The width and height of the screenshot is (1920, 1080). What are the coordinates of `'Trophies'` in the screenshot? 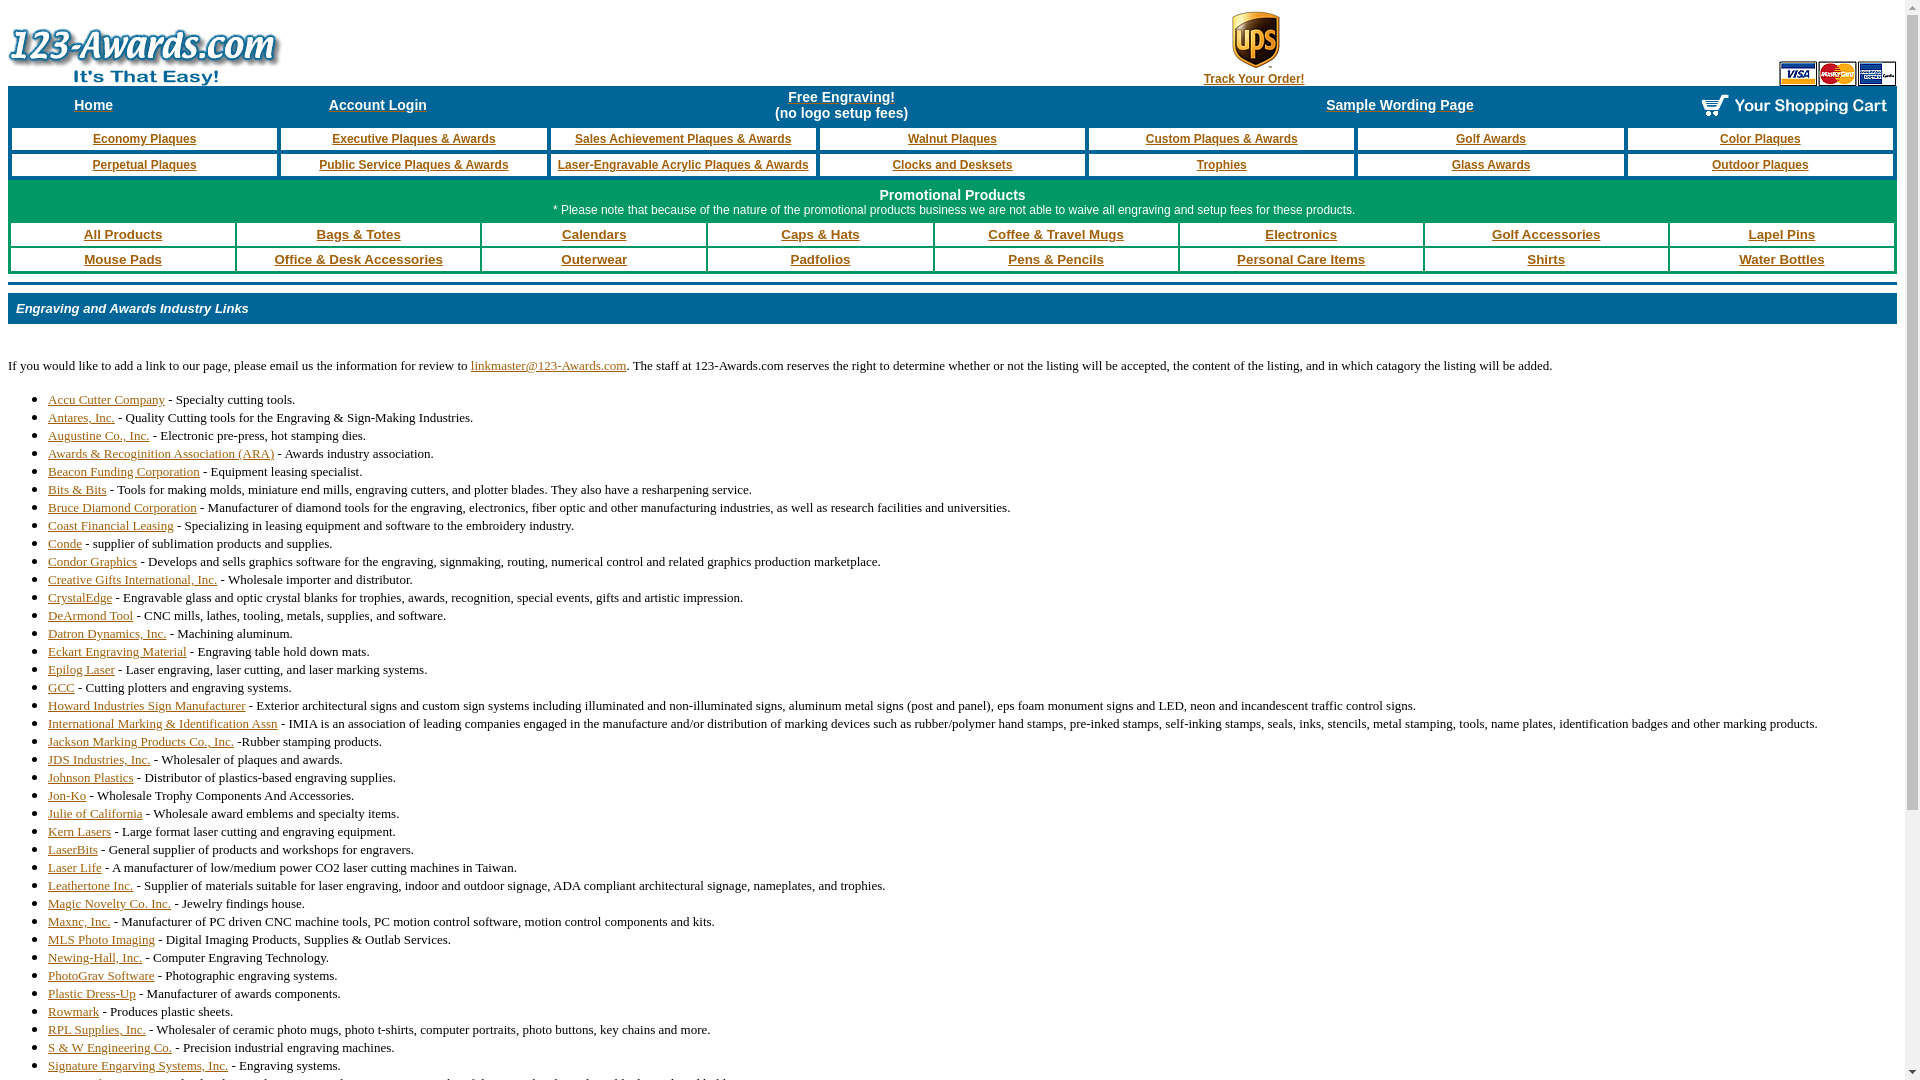 It's located at (1196, 164).